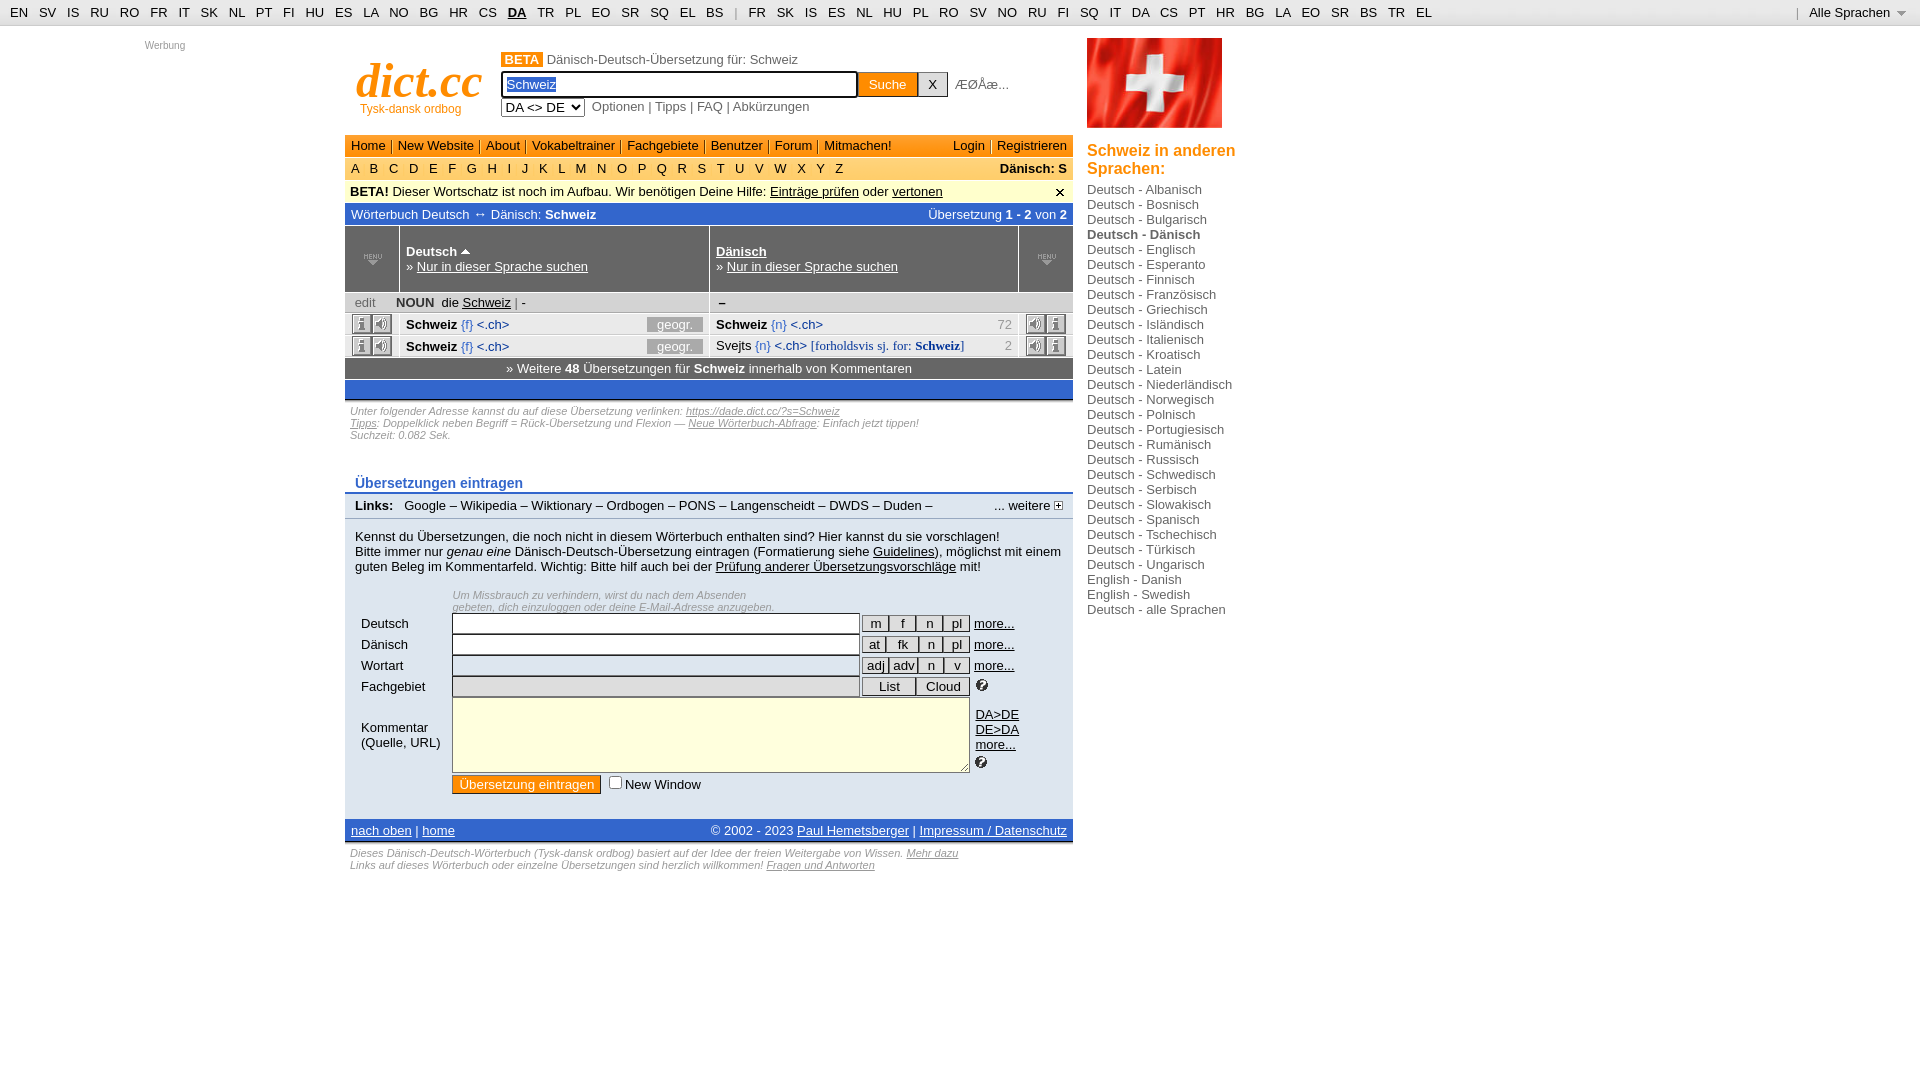  Describe the element at coordinates (997, 729) in the screenshot. I see `'DE>DA'` at that location.